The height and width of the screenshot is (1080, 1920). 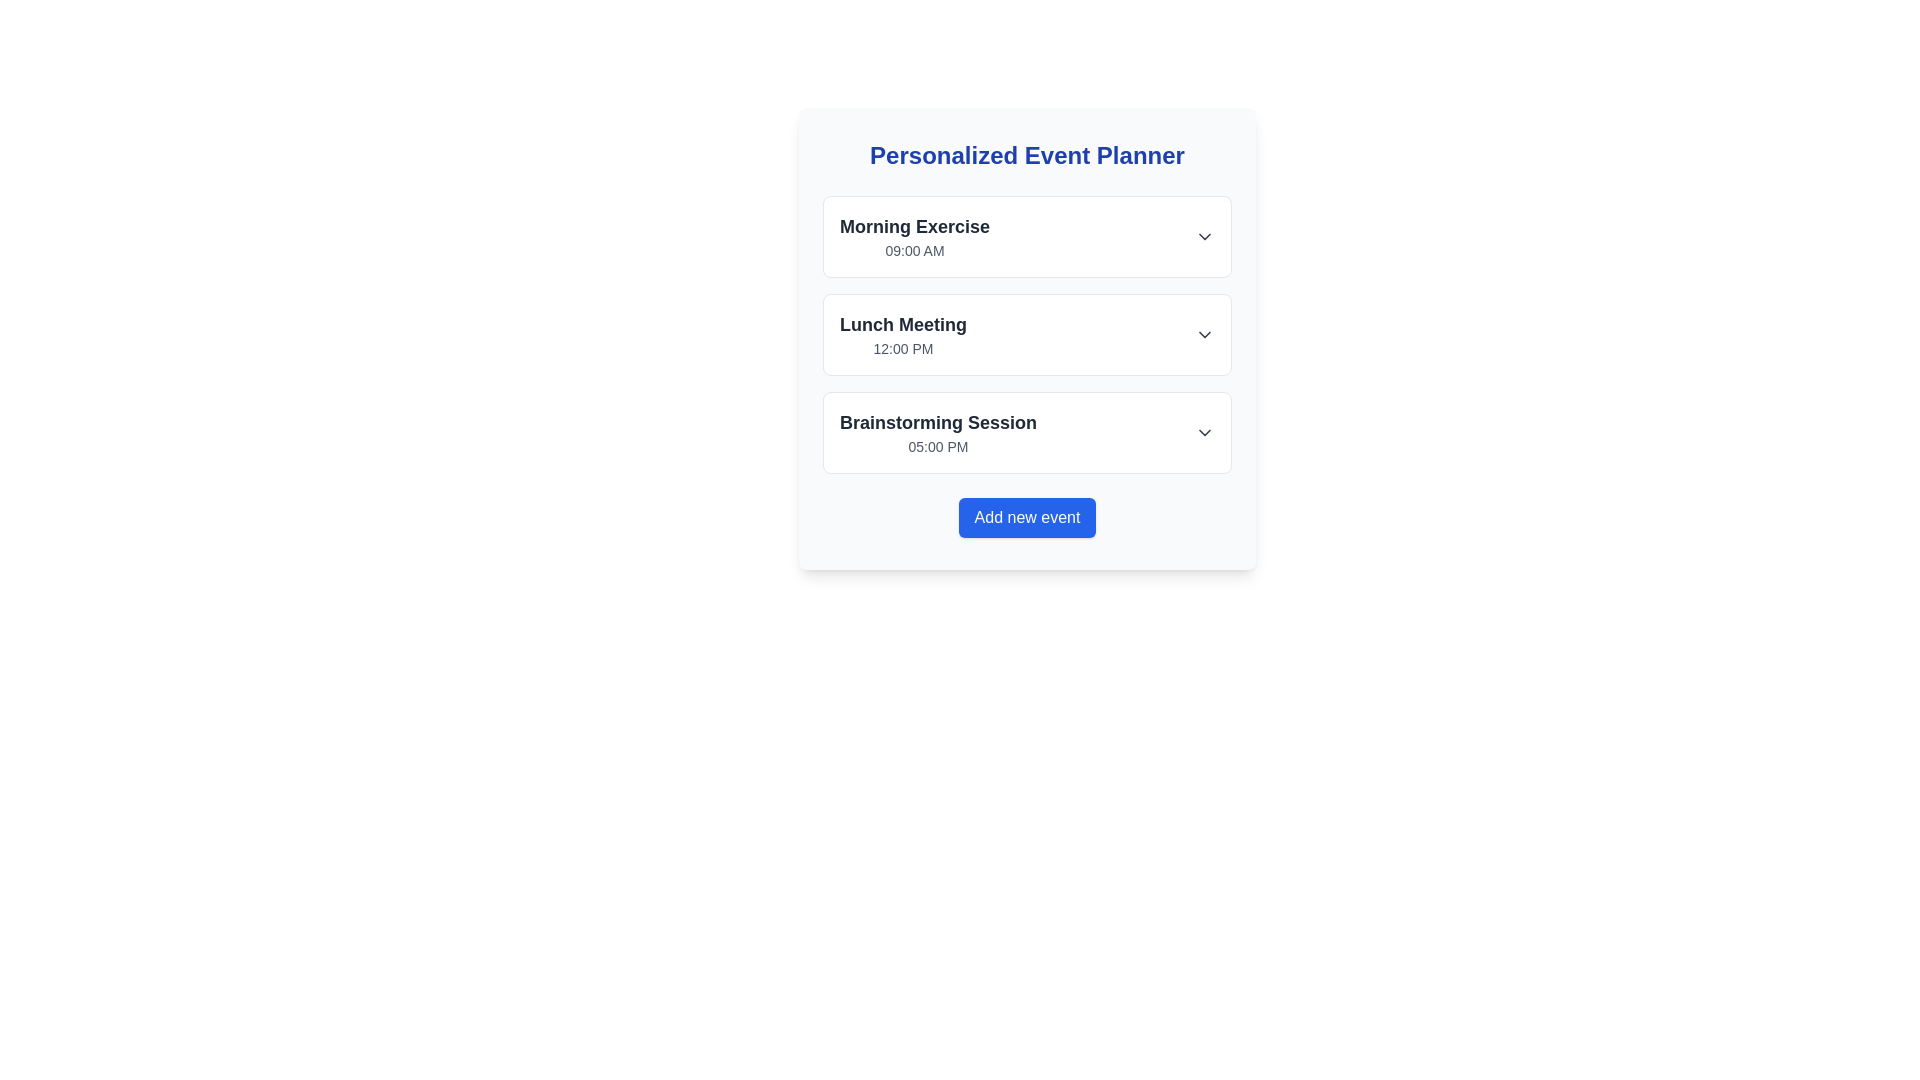 I want to click on the chevron button on the far right of the 'Brainstorming Session, 05:00 PM' row, so click(x=1203, y=431).